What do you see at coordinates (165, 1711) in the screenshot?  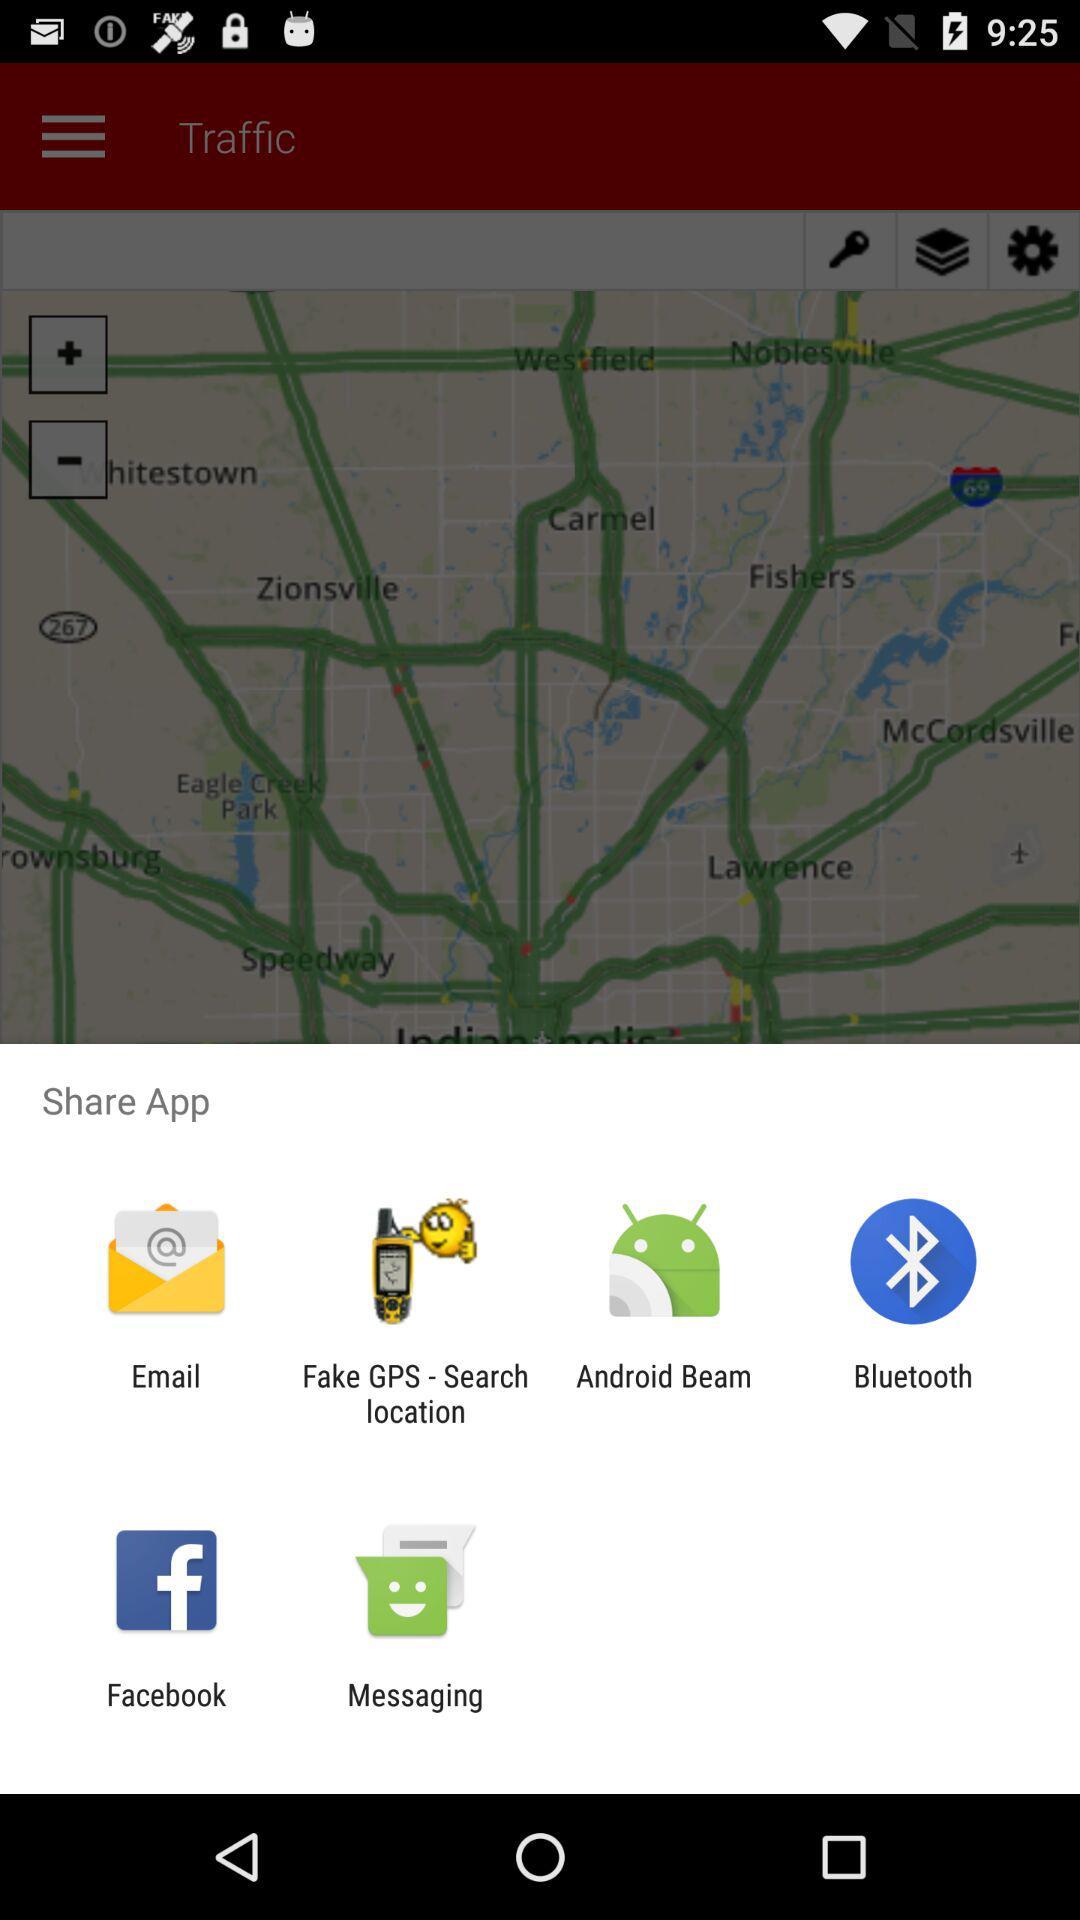 I see `icon to the left of messaging app` at bounding box center [165, 1711].